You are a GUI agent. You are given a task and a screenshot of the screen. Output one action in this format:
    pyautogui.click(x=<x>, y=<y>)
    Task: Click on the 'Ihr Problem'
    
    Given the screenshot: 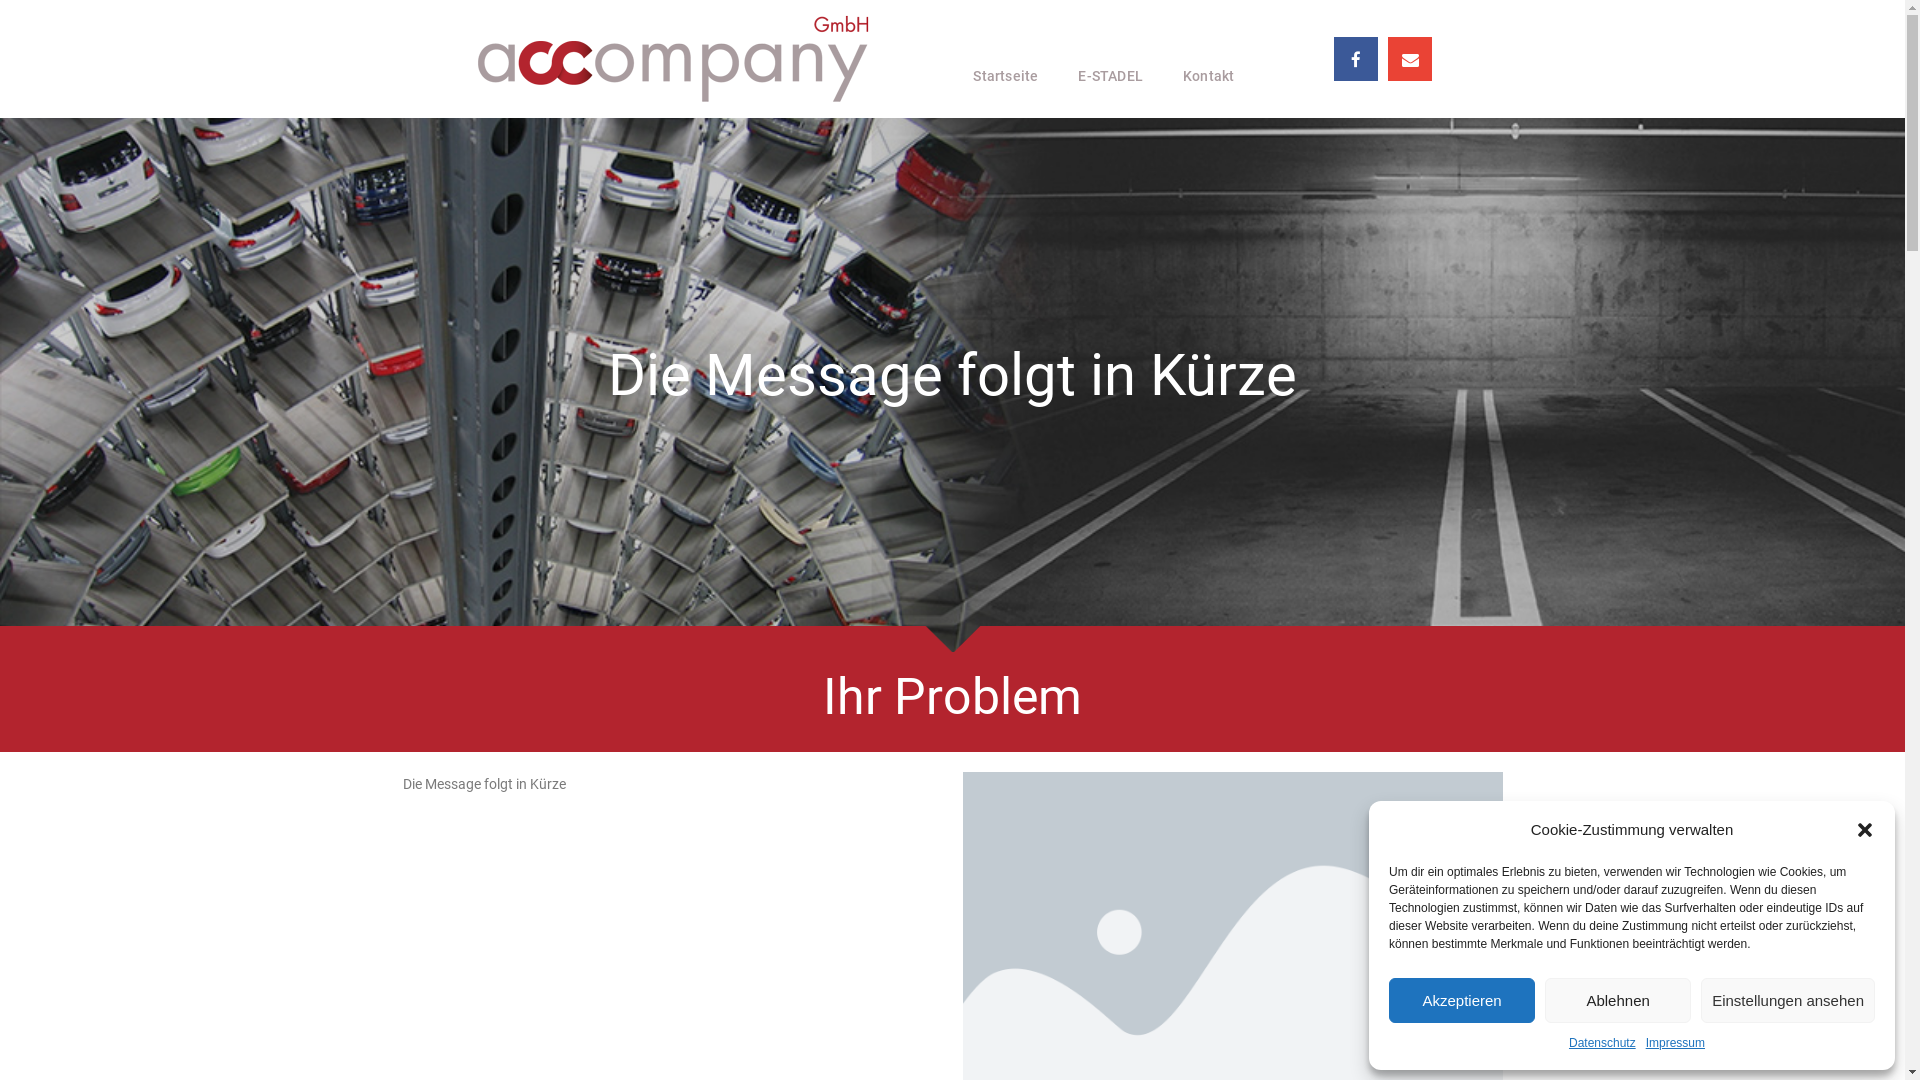 What is the action you would take?
    pyautogui.click(x=951, y=696)
    